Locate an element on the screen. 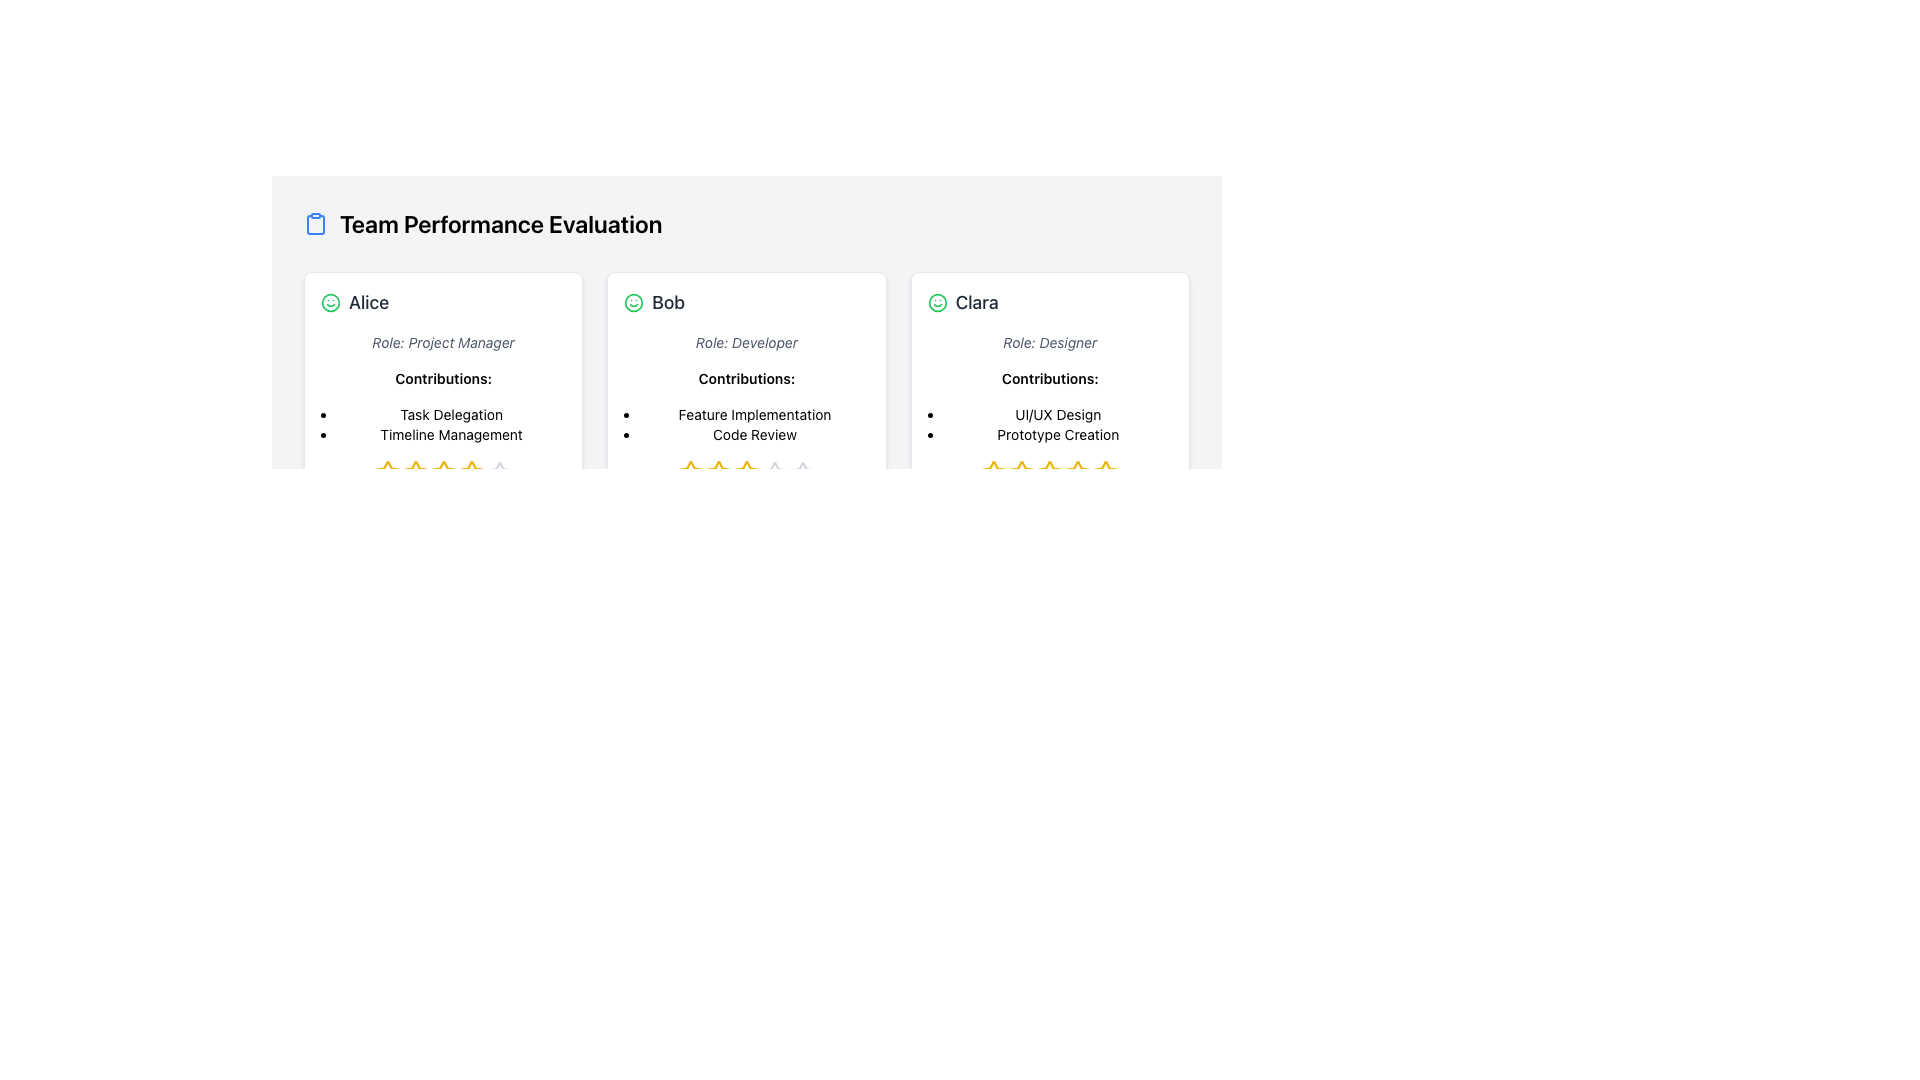 The image size is (1920, 1080). visual representation of the rating system, which shows a 4 out of 5 stars rating for 'Alice's' performance, located at the lower section of the card titled 'Alice' in the 'Team Performance Evaluation' interface is located at coordinates (442, 473).